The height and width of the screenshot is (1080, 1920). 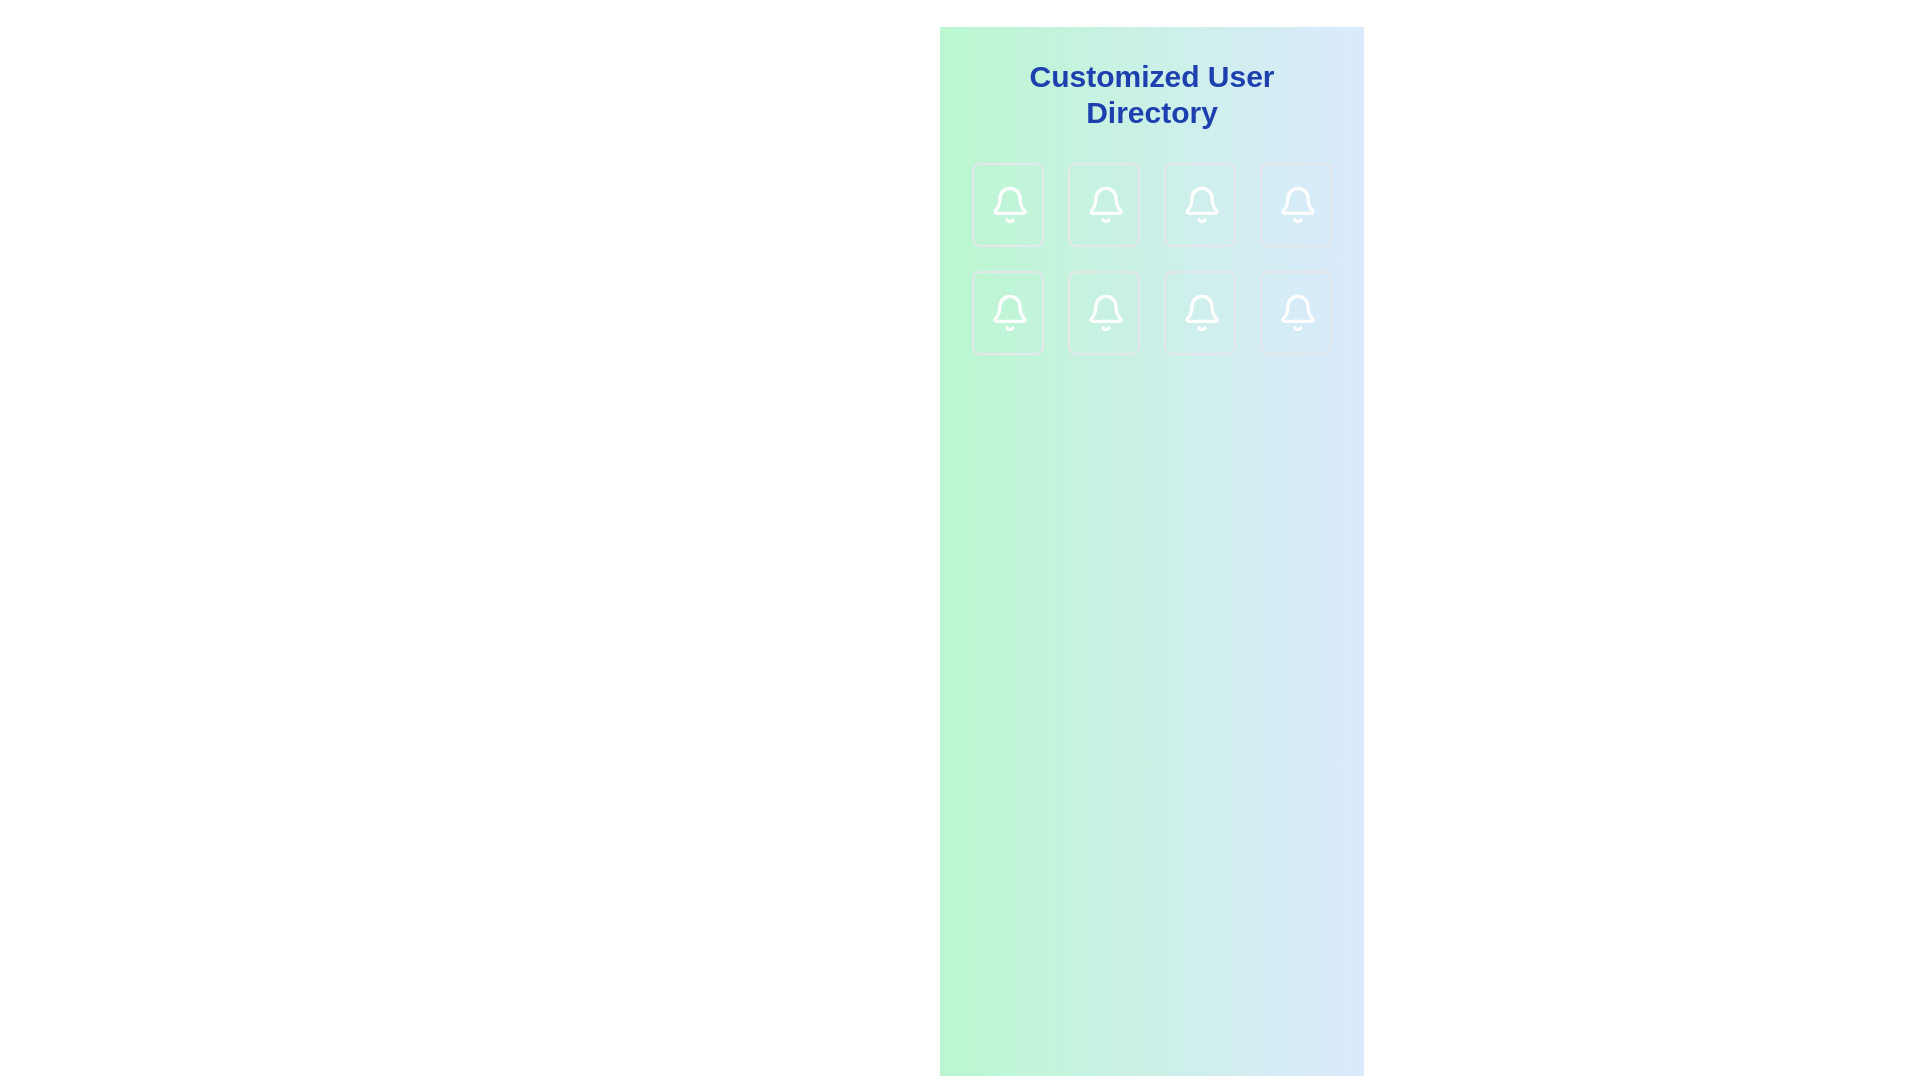 What do you see at coordinates (1104, 308) in the screenshot?
I see `the notification icon` at bounding box center [1104, 308].